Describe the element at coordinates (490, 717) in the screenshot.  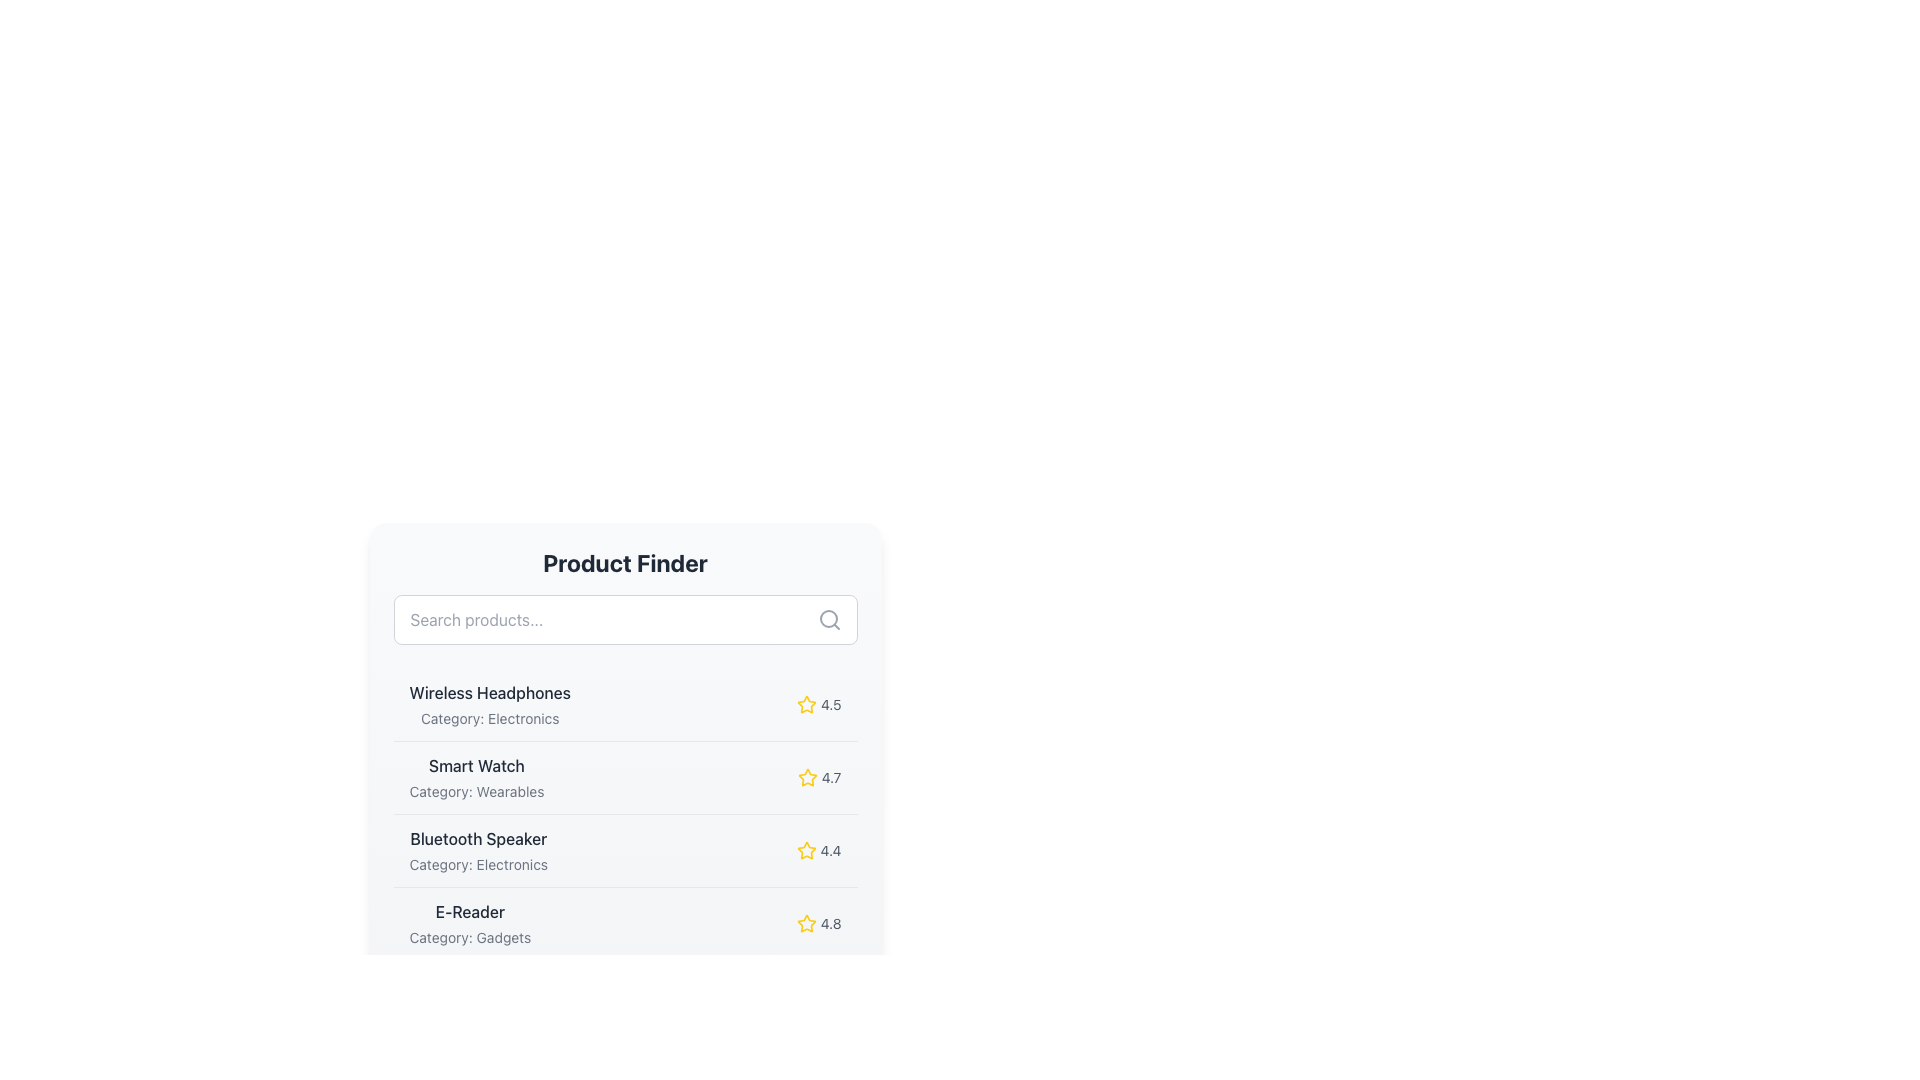
I see `the Text Label that provides category information for the product 'Wireless Headphones', located directly under the product title` at that location.